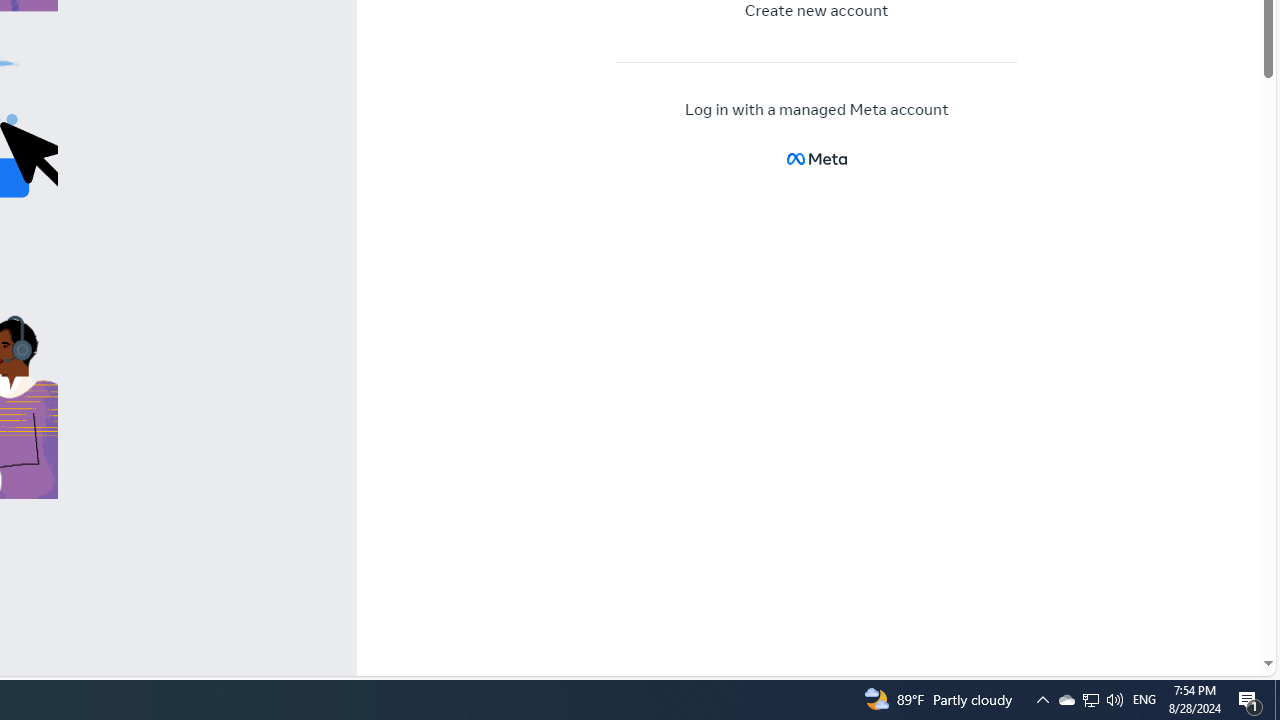 This screenshot has width=1280, height=720. Describe the element at coordinates (816, 157) in the screenshot. I see `'Meta logo'` at that location.